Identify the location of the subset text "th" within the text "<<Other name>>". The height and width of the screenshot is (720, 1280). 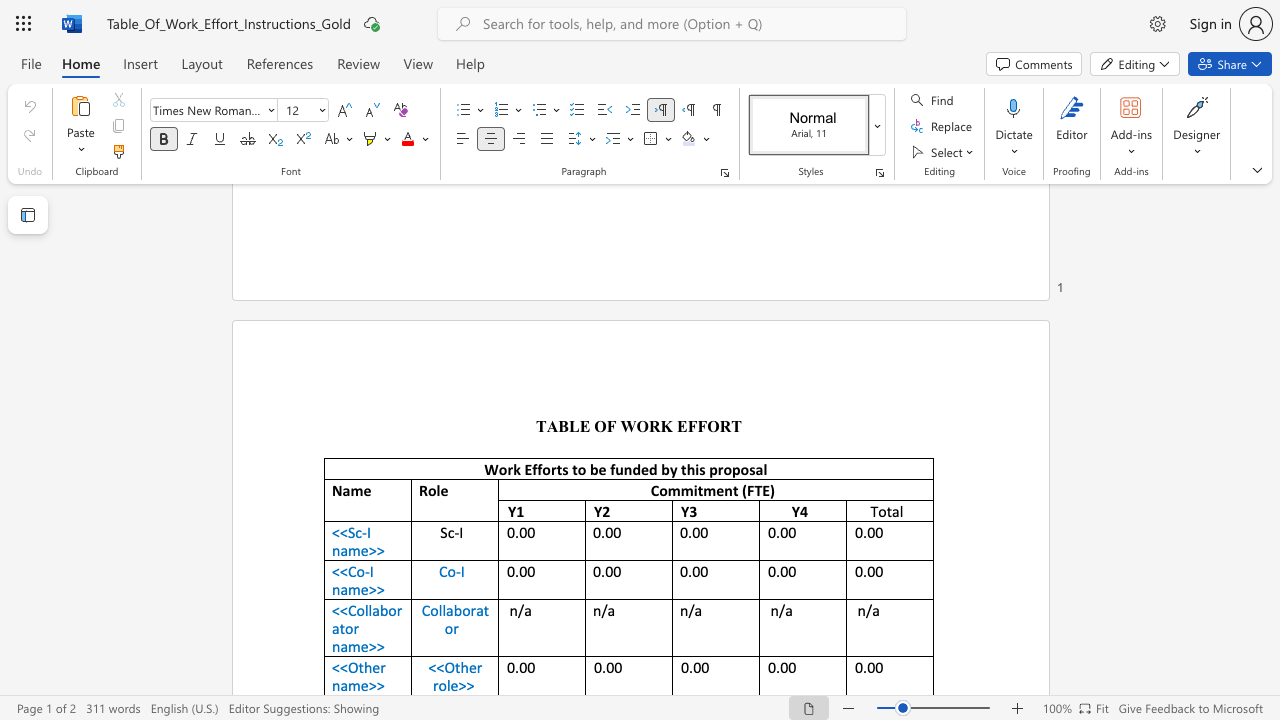
(358, 667).